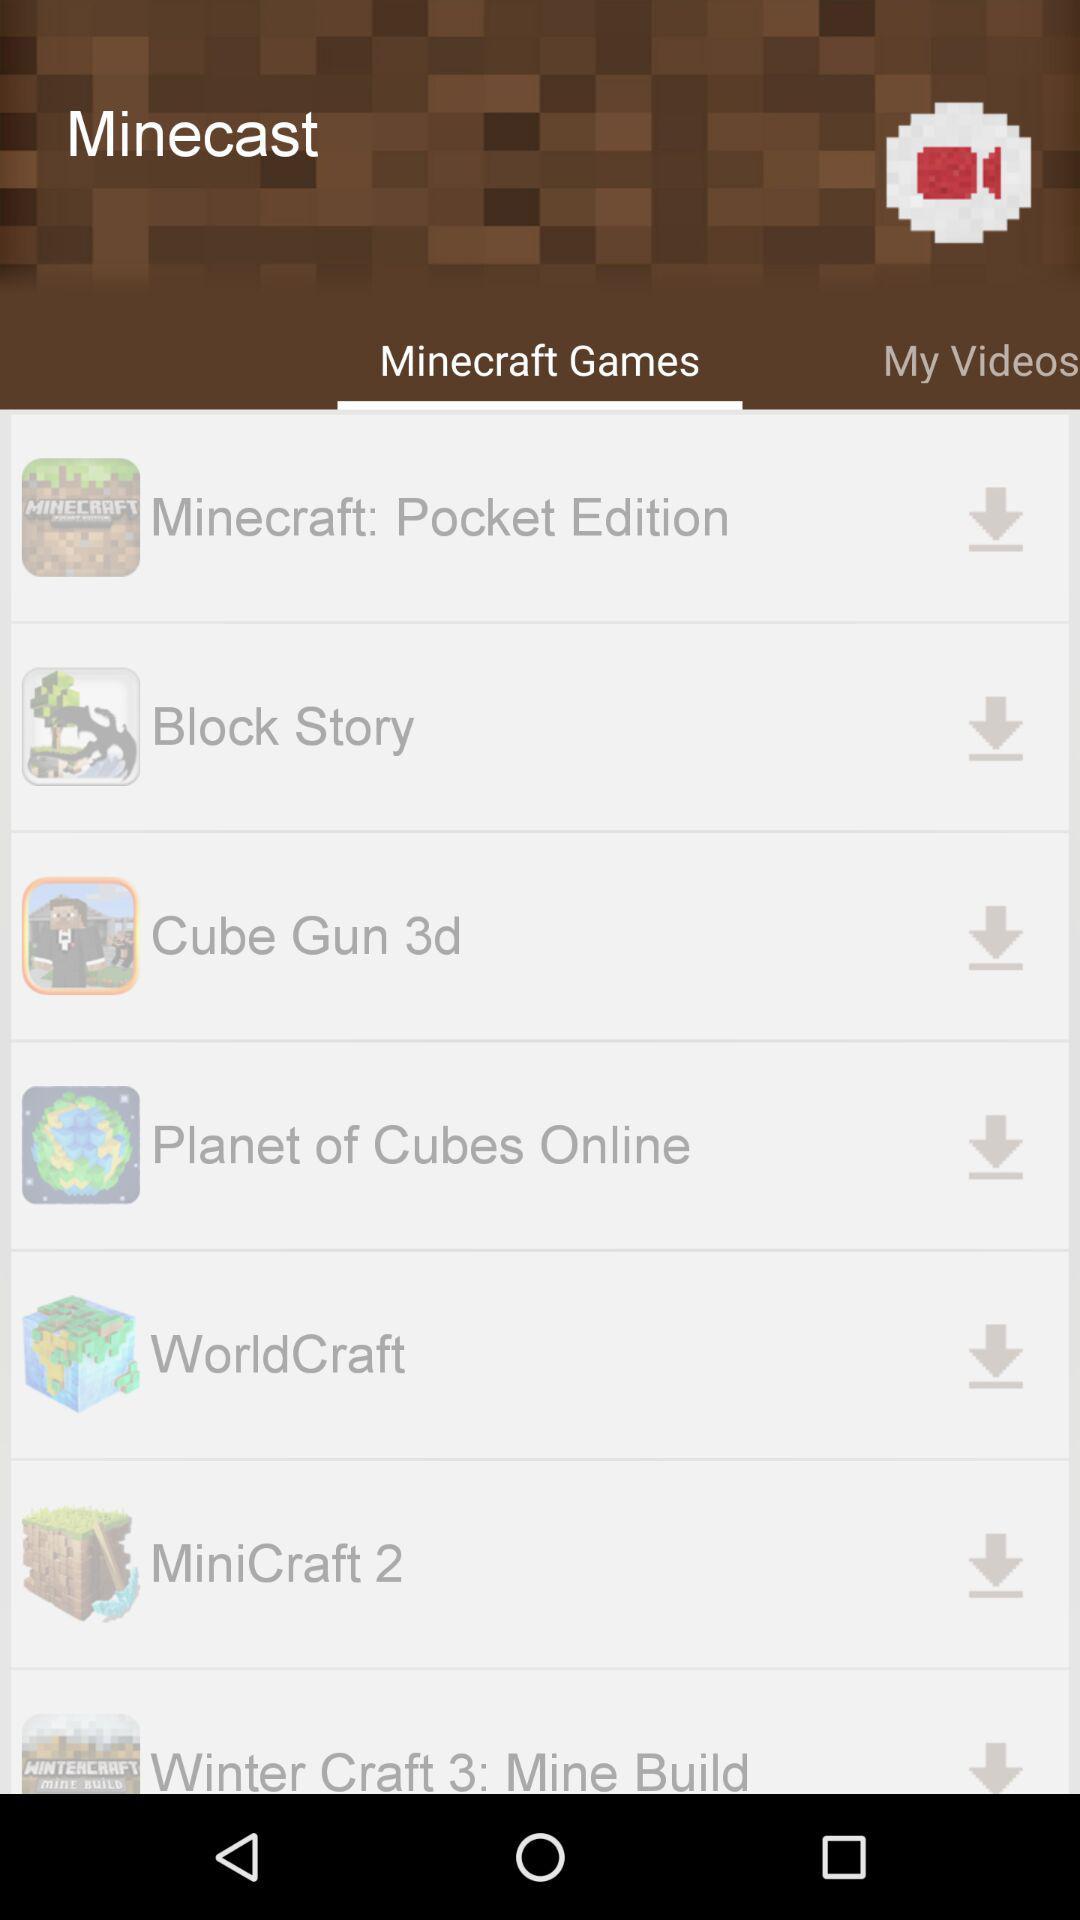 The image size is (1080, 1920). Describe the element at coordinates (957, 172) in the screenshot. I see `the item to the right of minecast` at that location.